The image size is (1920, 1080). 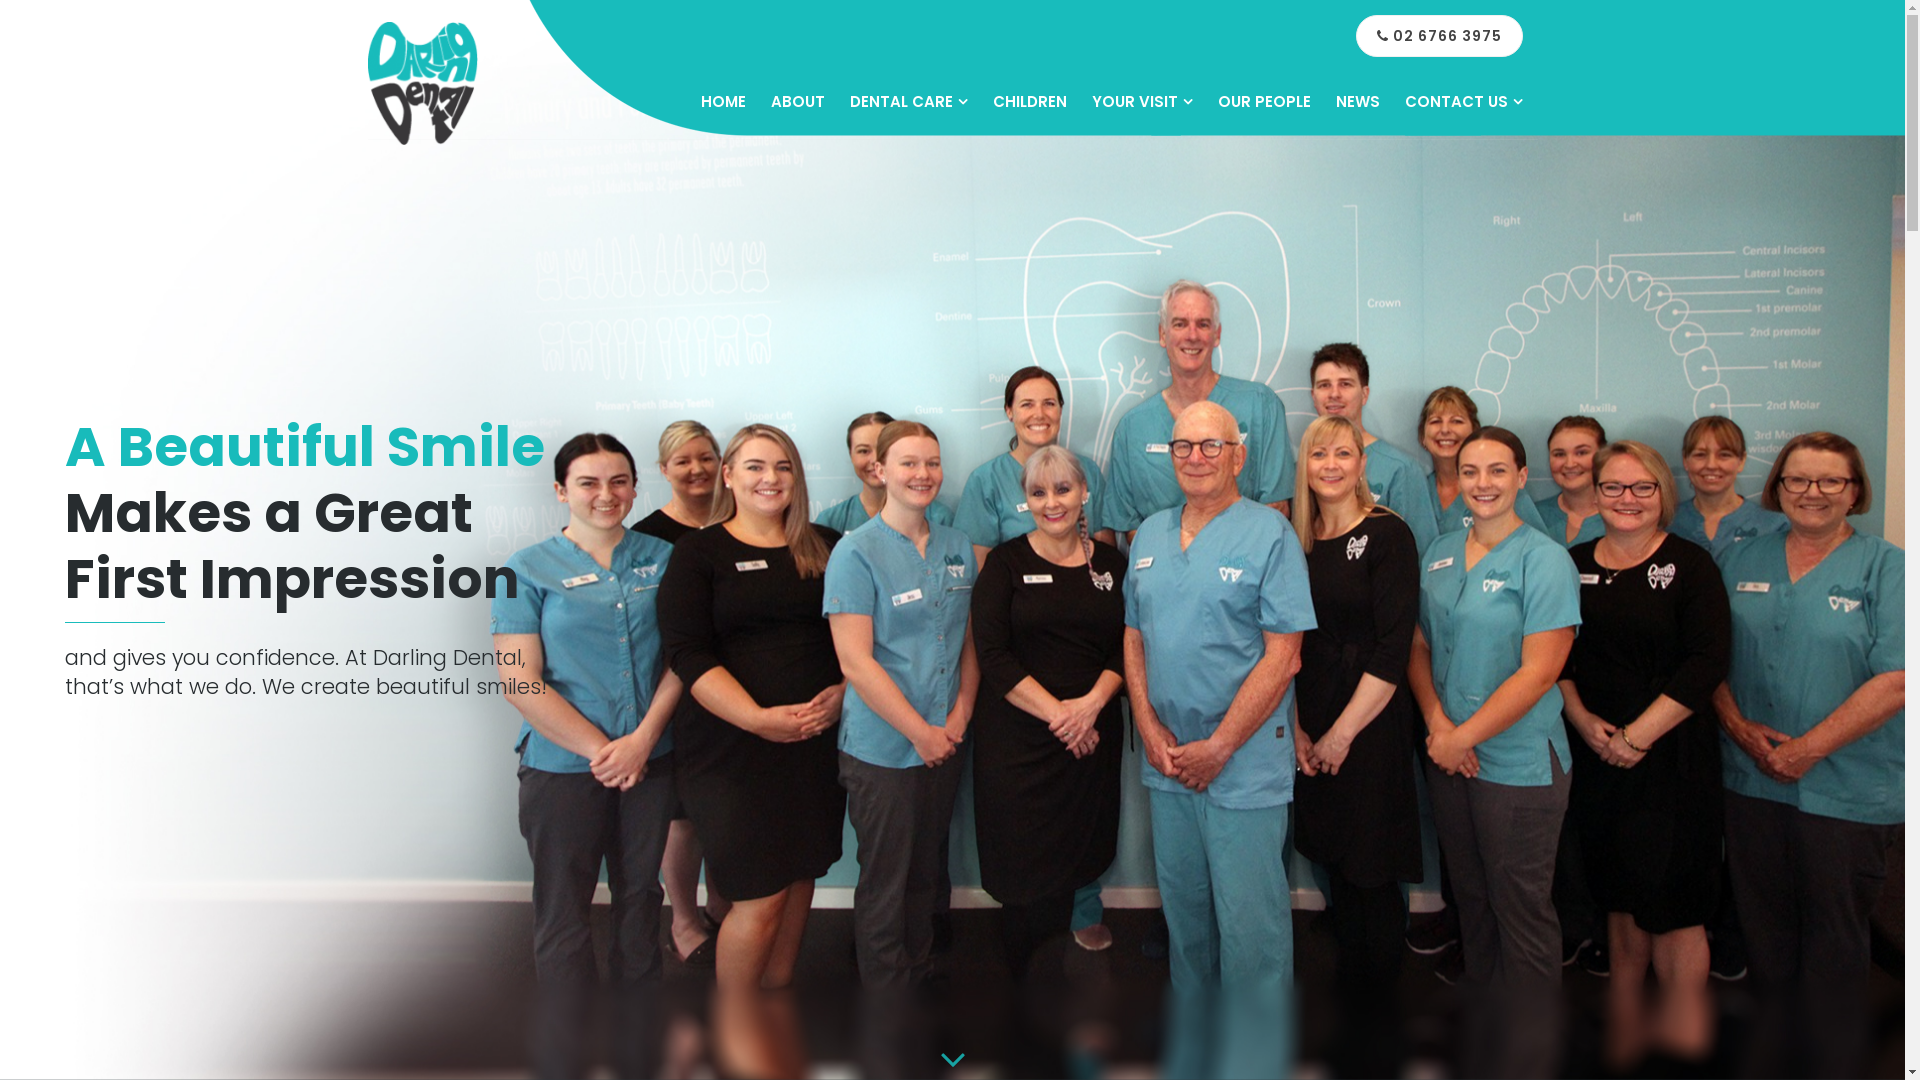 I want to click on '02 6766 3975', so click(x=1438, y=35).